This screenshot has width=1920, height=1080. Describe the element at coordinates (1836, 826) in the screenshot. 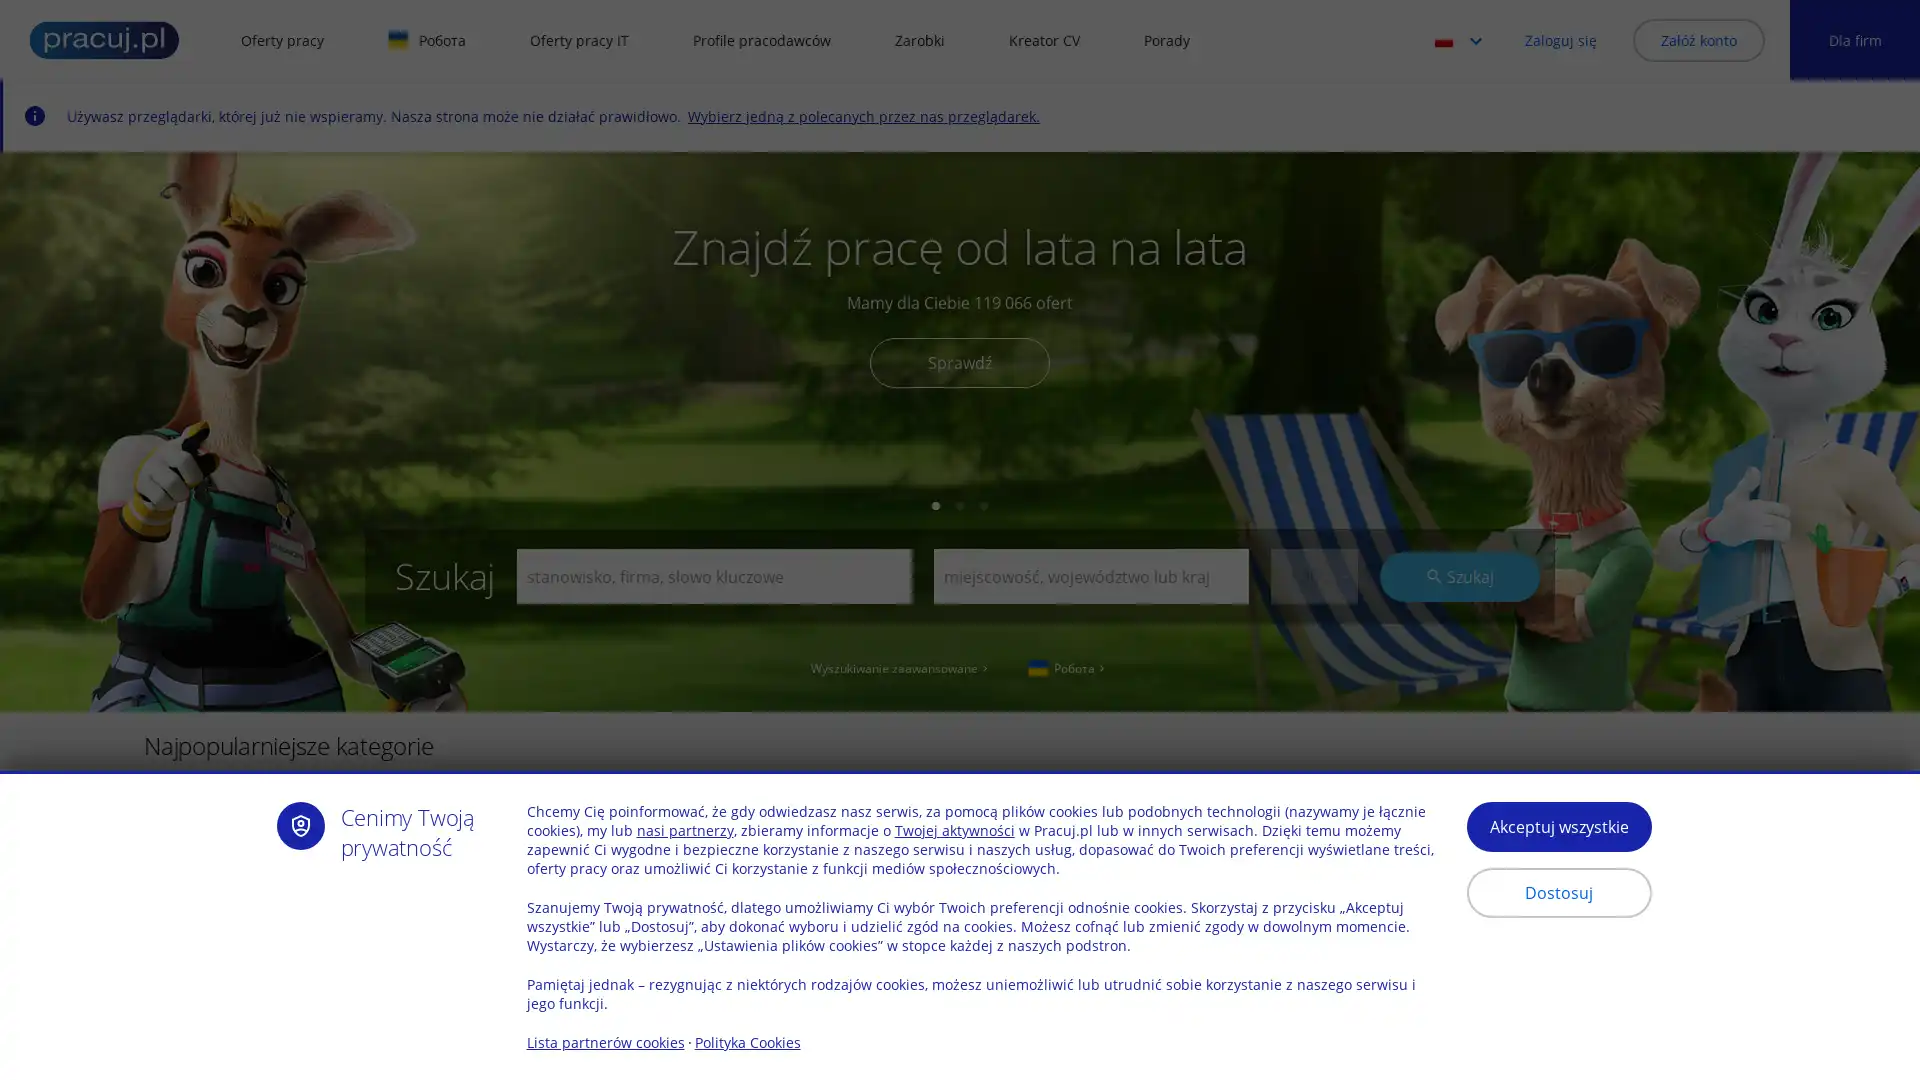

I see `Nastepne` at that location.